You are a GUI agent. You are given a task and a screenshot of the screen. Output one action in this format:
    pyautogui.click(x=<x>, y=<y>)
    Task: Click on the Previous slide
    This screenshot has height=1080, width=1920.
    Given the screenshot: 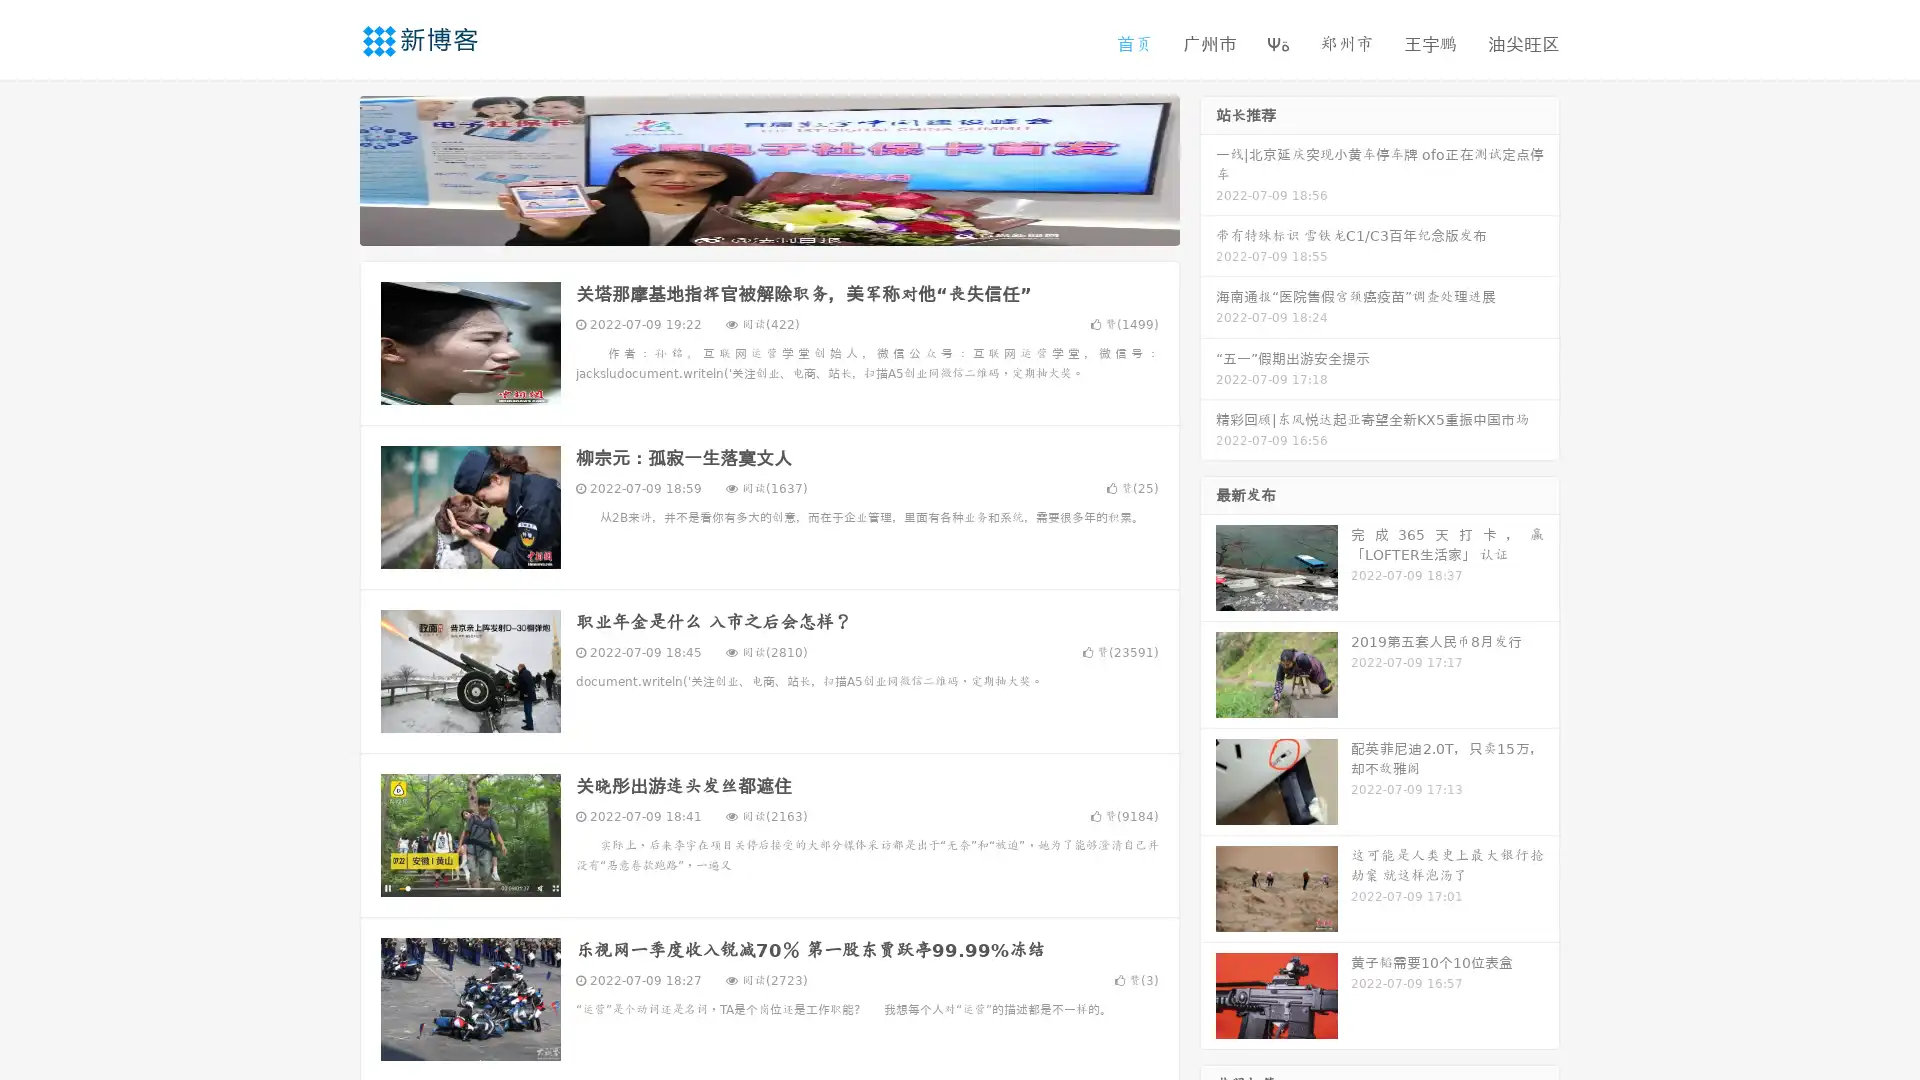 What is the action you would take?
    pyautogui.click(x=330, y=168)
    